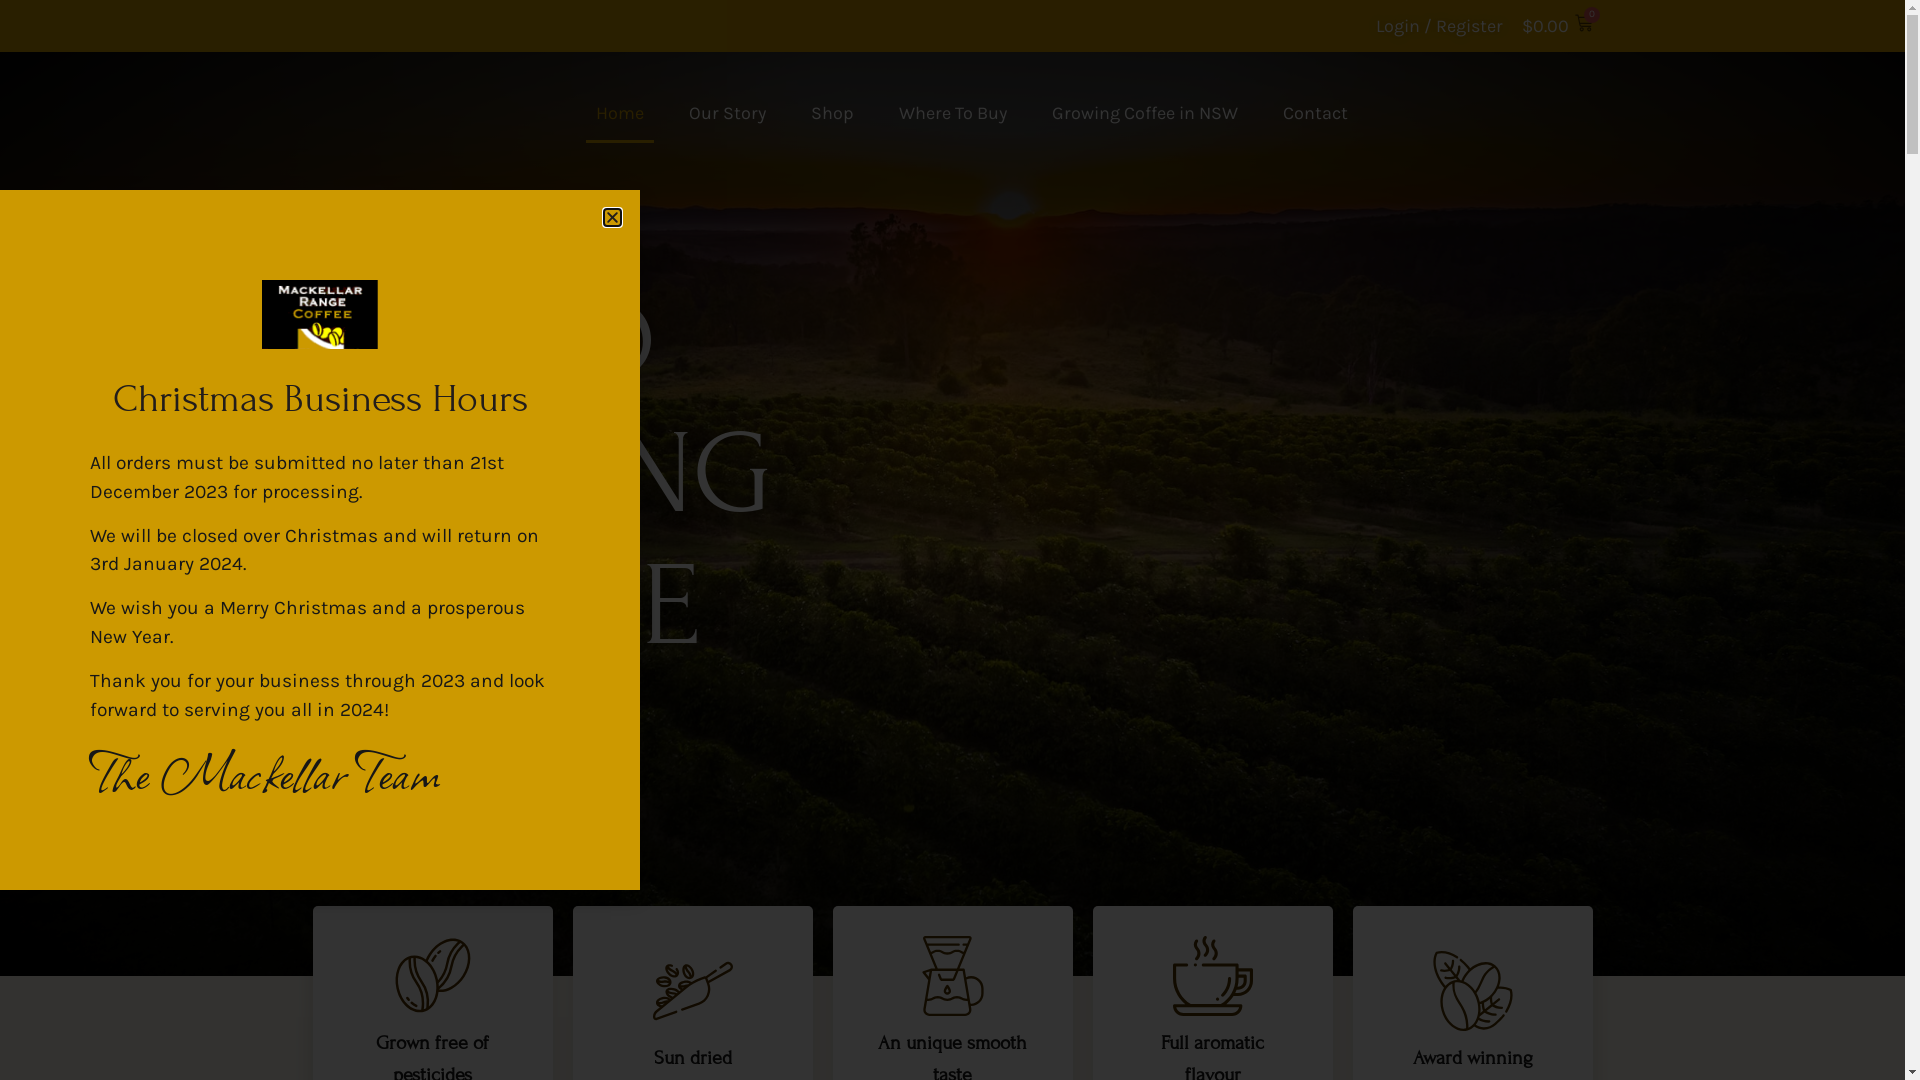 Image resolution: width=1920 pixels, height=1080 pixels. Describe the element at coordinates (410, 734) in the screenshot. I see `'BUY NOW'` at that location.